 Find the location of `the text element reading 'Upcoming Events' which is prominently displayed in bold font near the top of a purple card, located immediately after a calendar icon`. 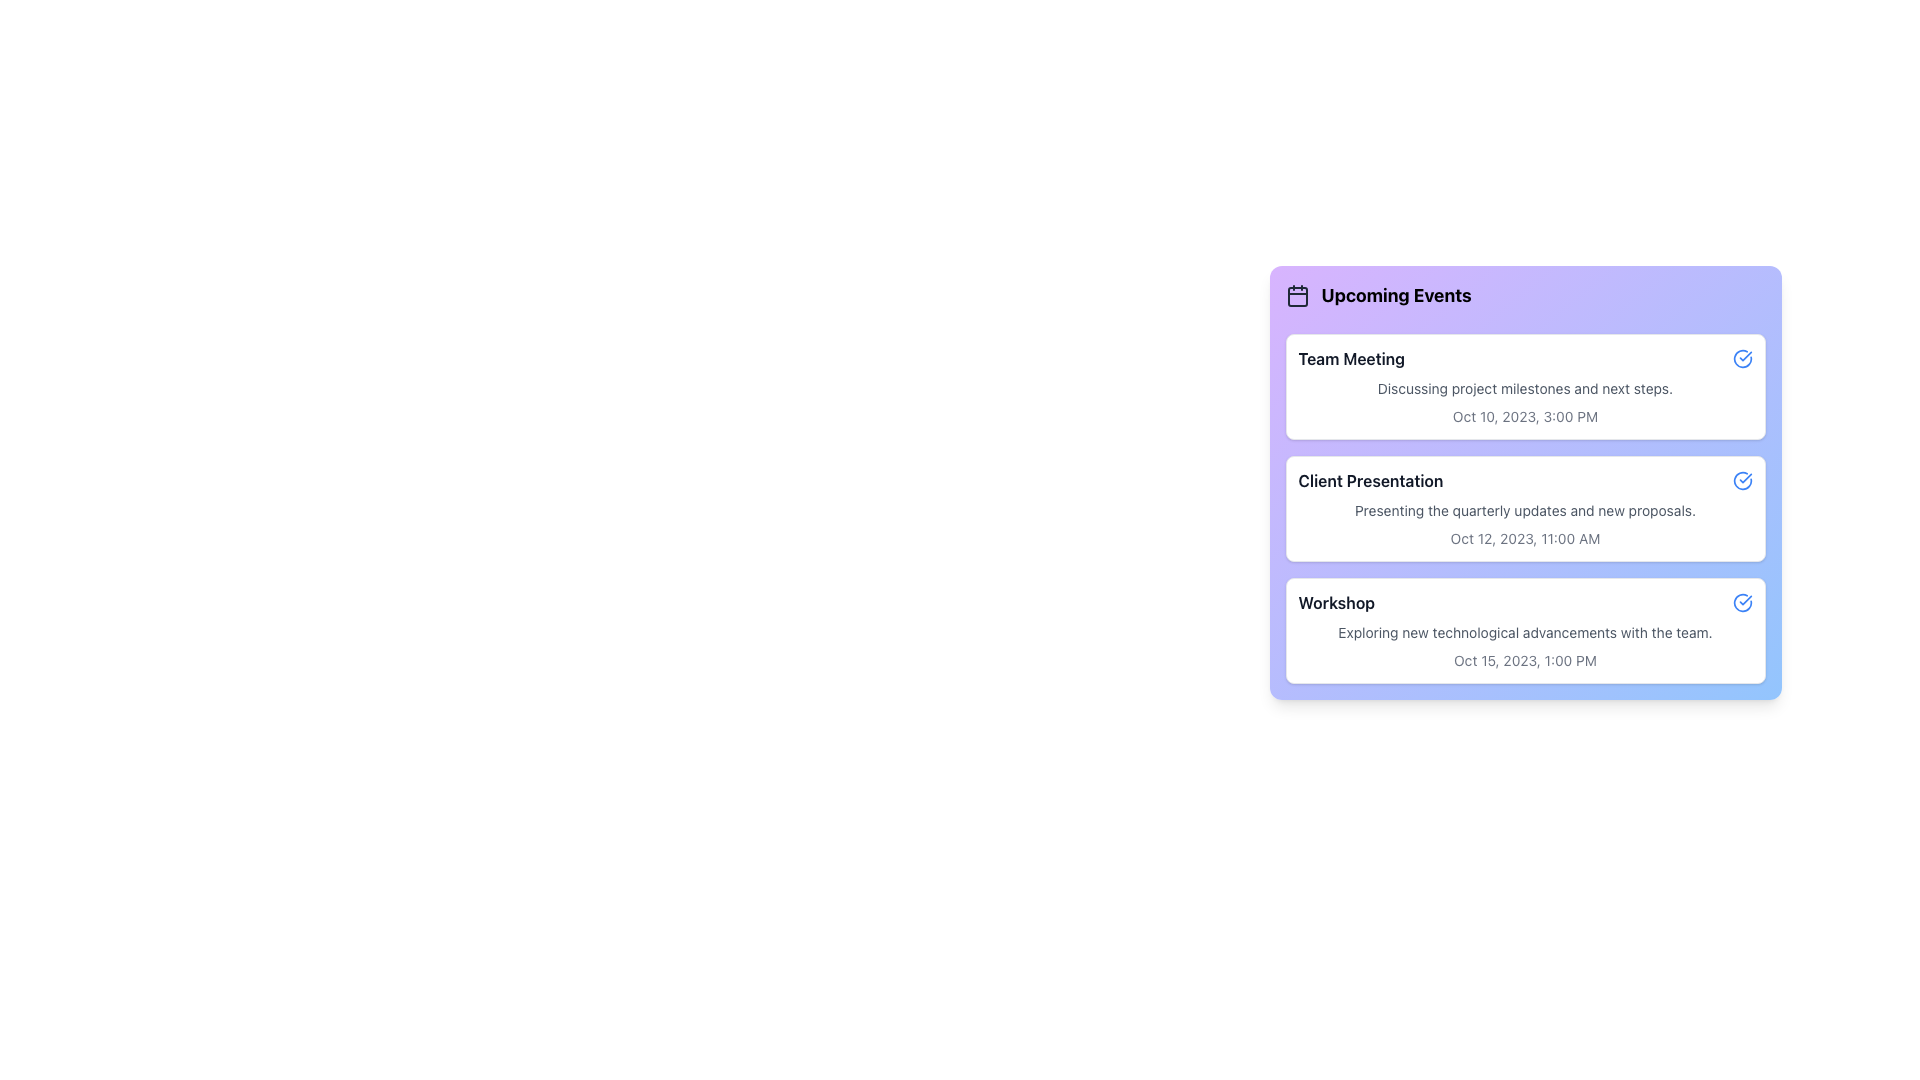

the text element reading 'Upcoming Events' which is prominently displayed in bold font near the top of a purple card, located immediately after a calendar icon is located at coordinates (1395, 296).